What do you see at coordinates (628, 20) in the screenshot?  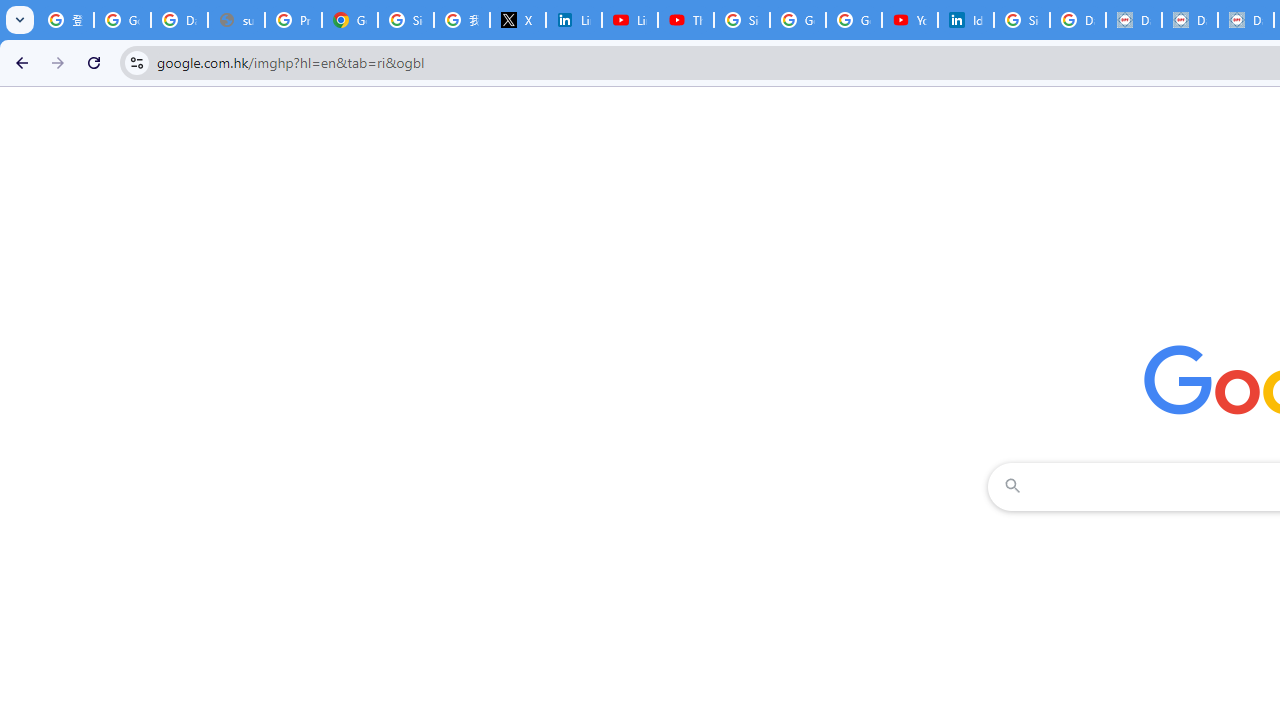 I see `'LinkedIn - YouTube'` at bounding box center [628, 20].